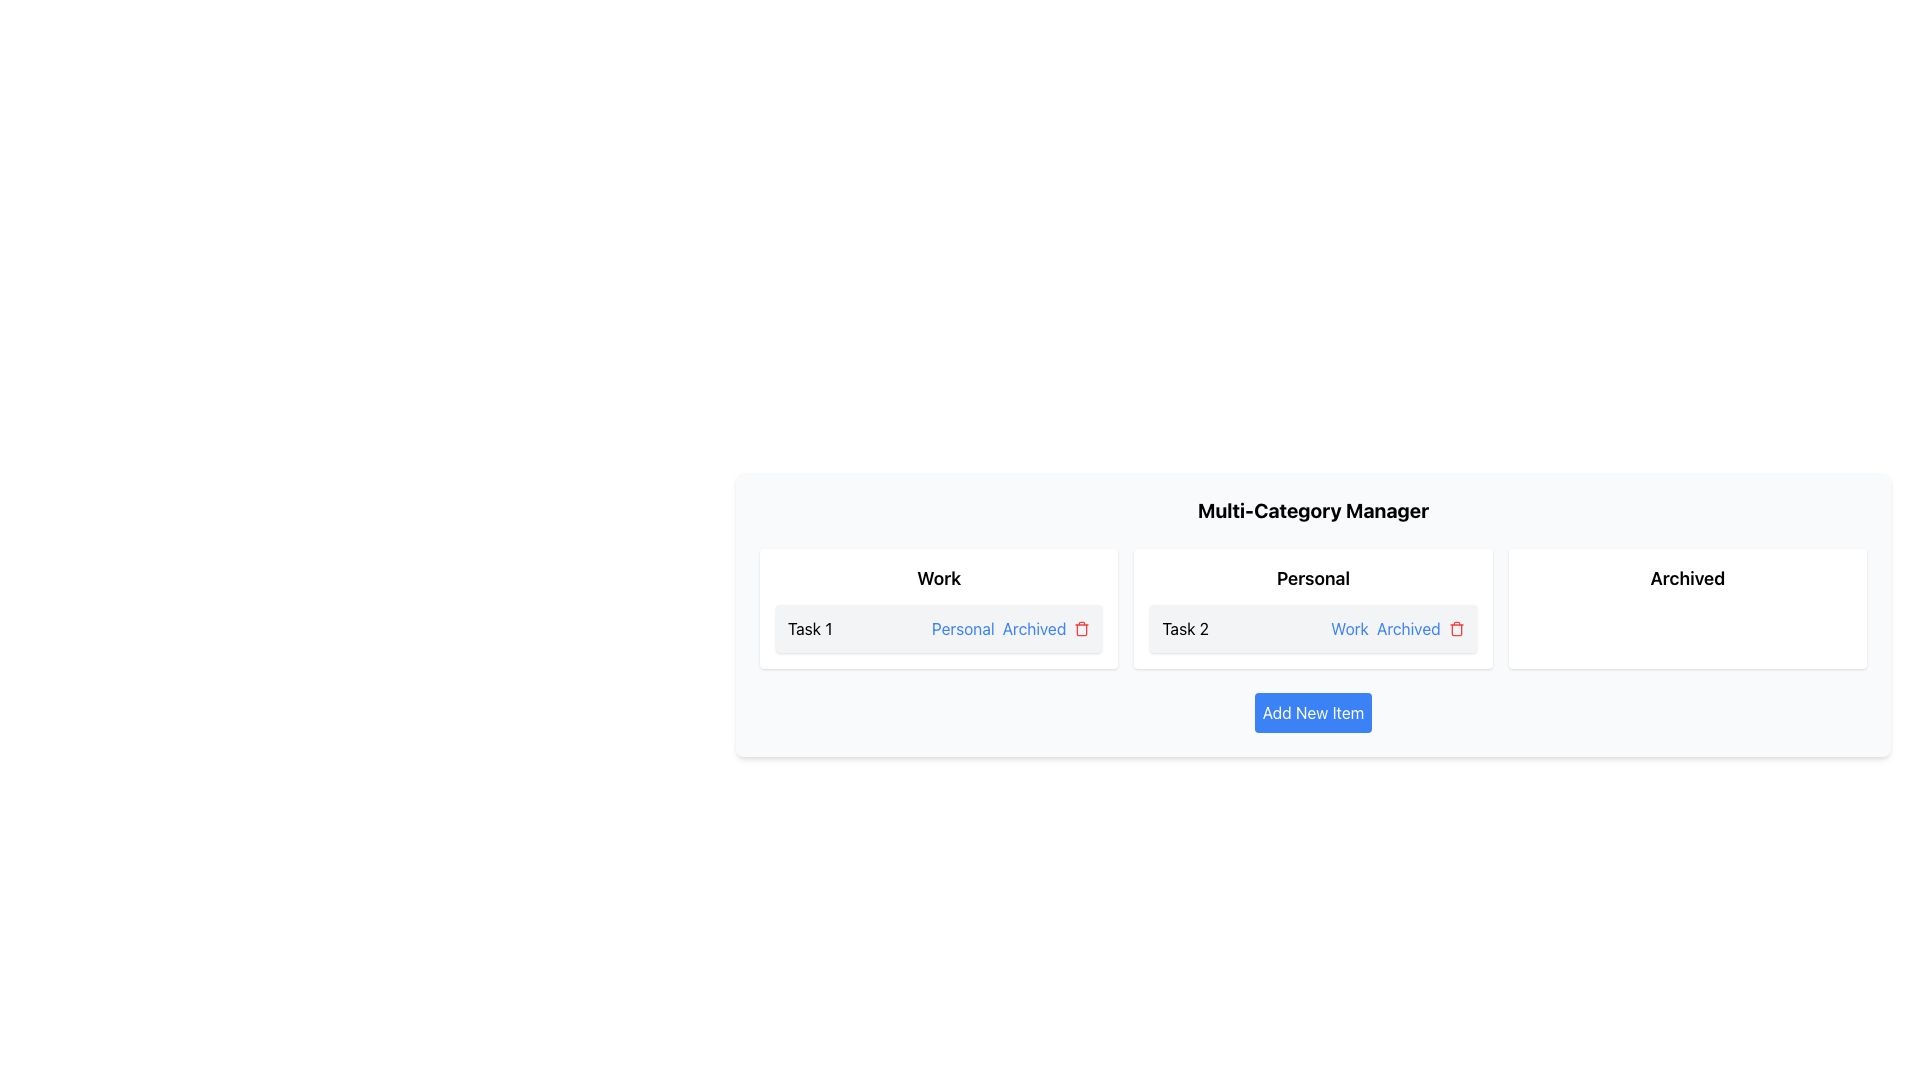 This screenshot has width=1920, height=1080. What do you see at coordinates (1033, 627) in the screenshot?
I see `the 'Archived' link, which is the second item in a sequence of interactive text links` at bounding box center [1033, 627].